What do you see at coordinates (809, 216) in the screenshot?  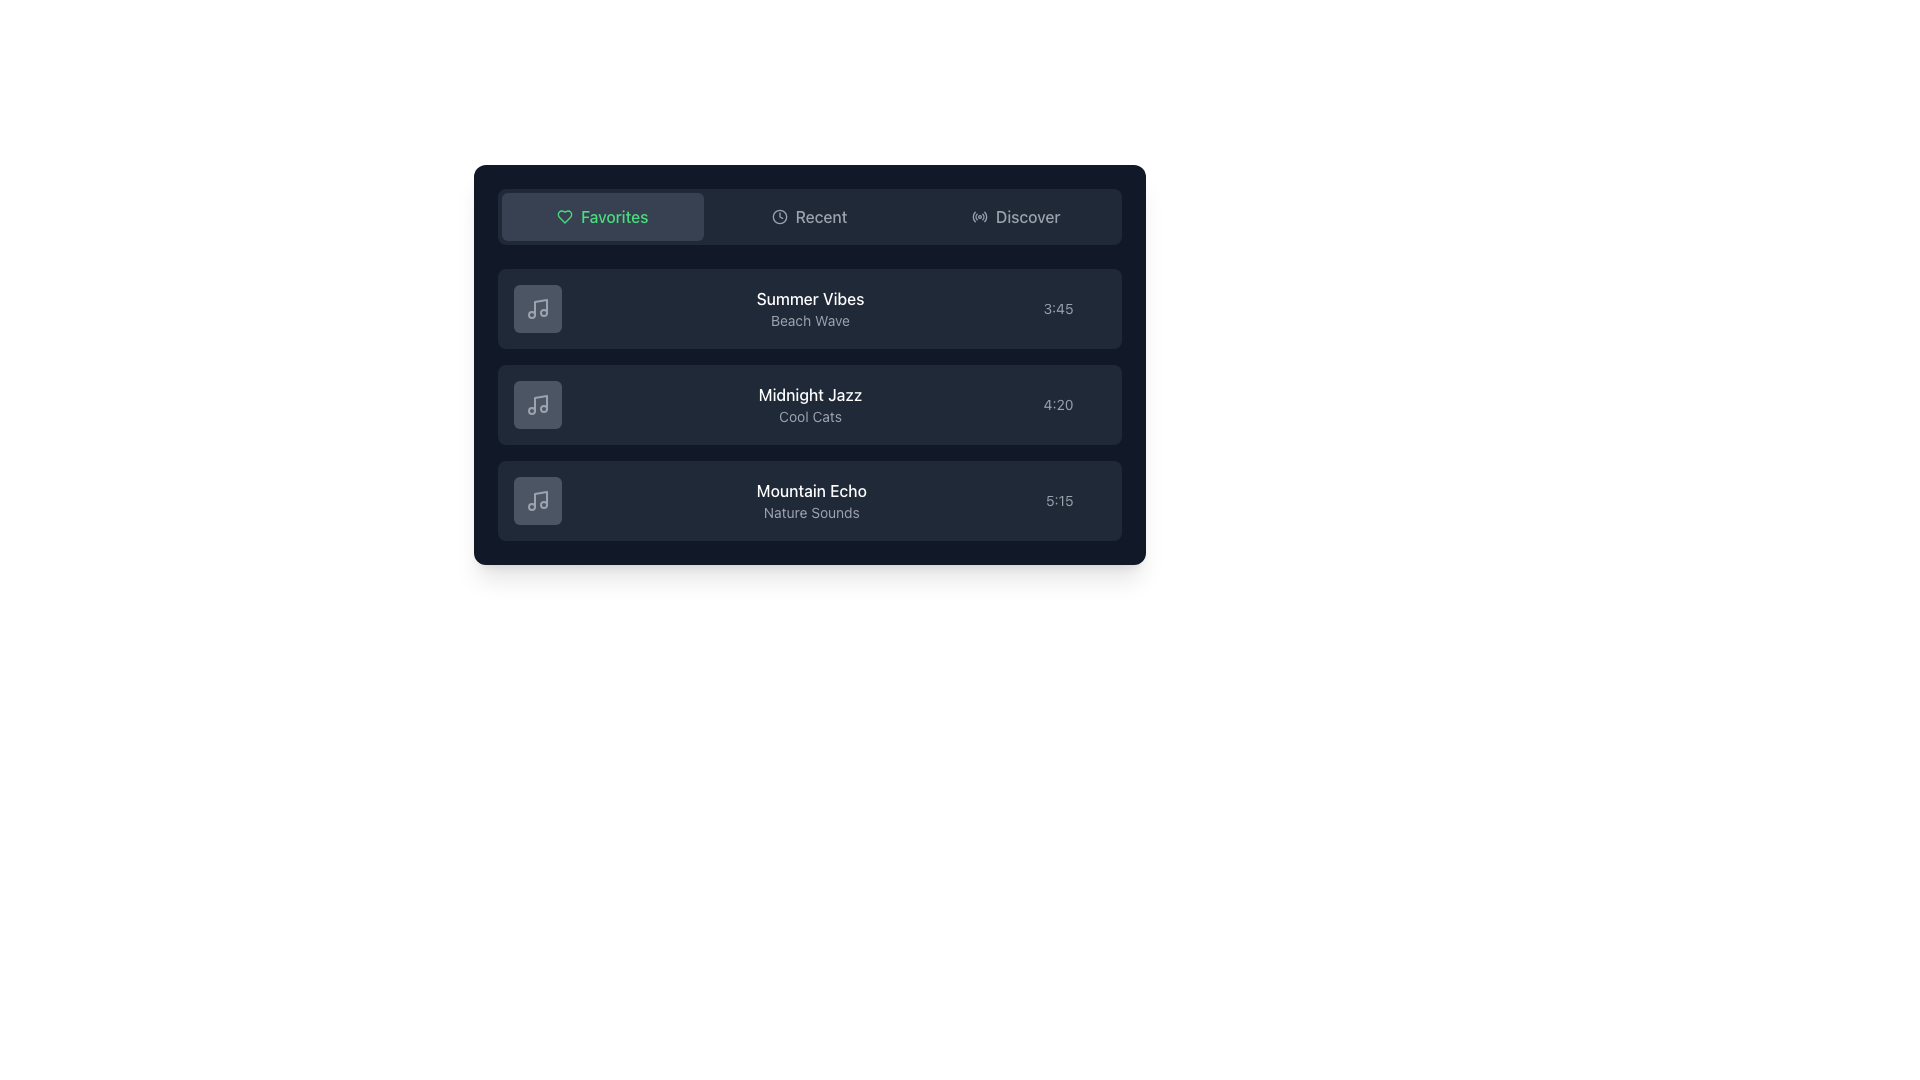 I see `the 'Recent' button located in the middle of the three-option menu bar` at bounding box center [809, 216].